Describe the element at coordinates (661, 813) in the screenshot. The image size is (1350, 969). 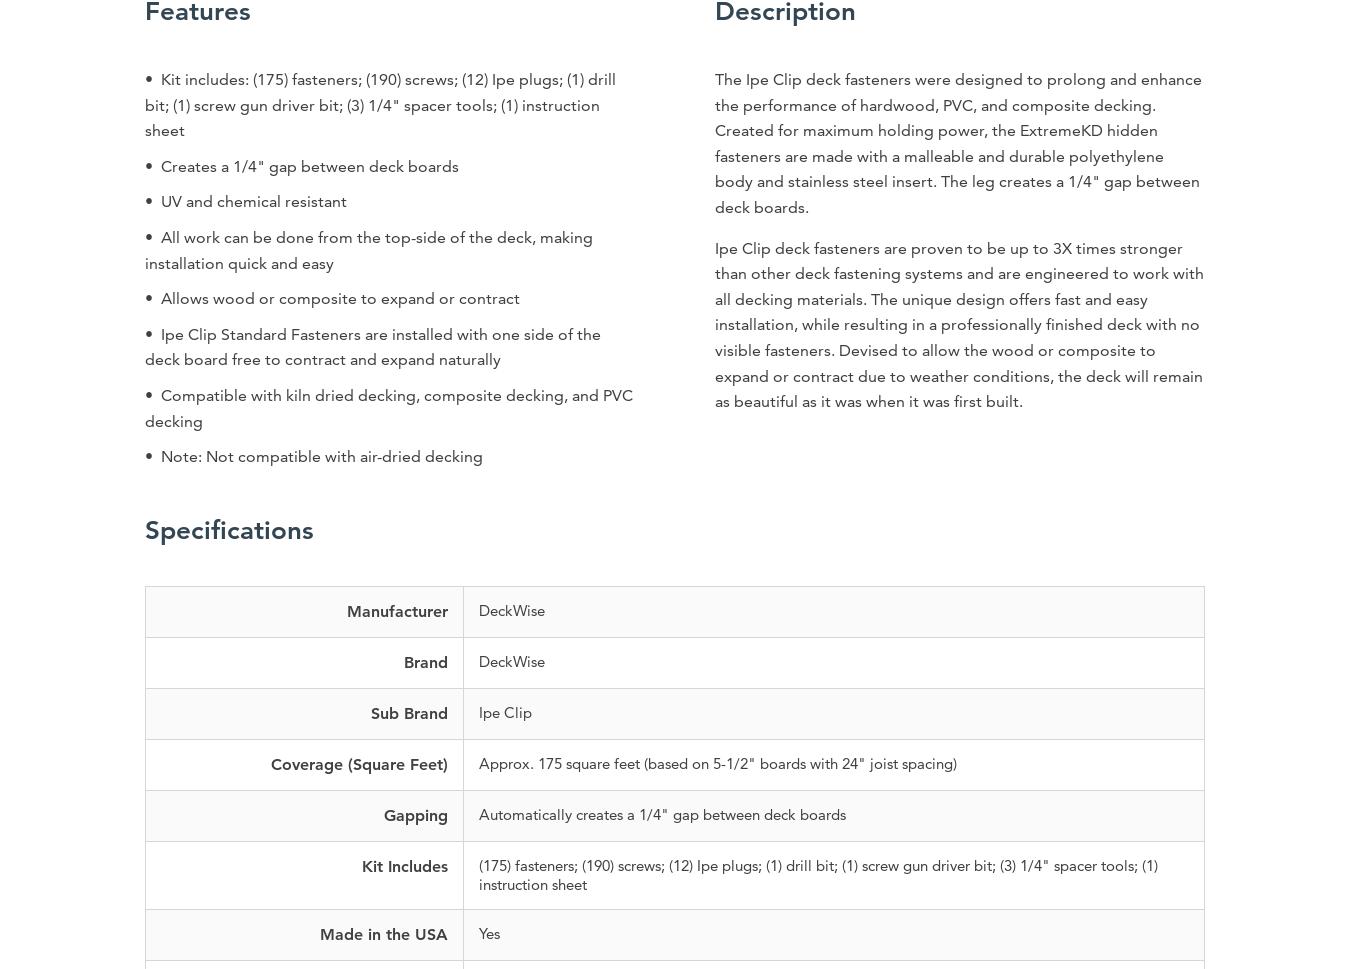
I see `'Automatically creates a 1/4" gap between deck boards'` at that location.